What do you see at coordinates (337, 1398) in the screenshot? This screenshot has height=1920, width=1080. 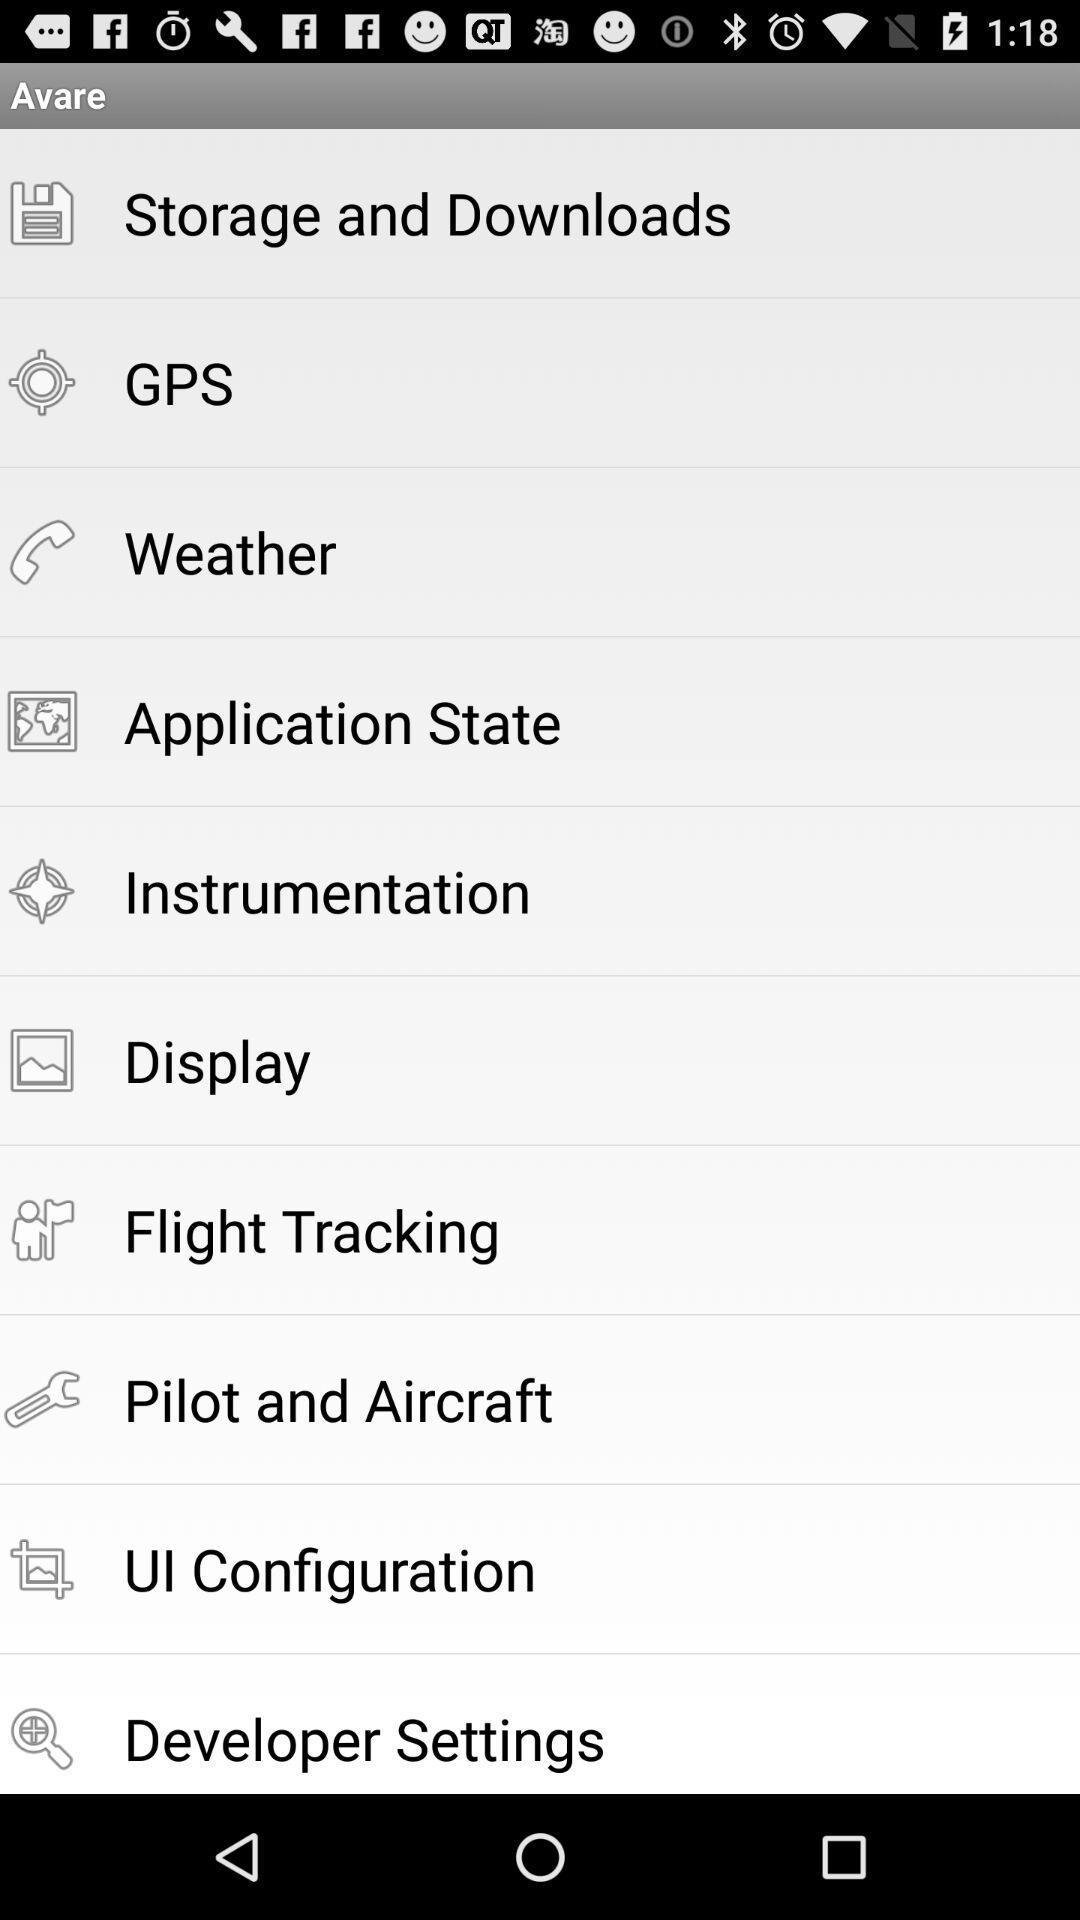 I see `pilot and aircraft` at bounding box center [337, 1398].